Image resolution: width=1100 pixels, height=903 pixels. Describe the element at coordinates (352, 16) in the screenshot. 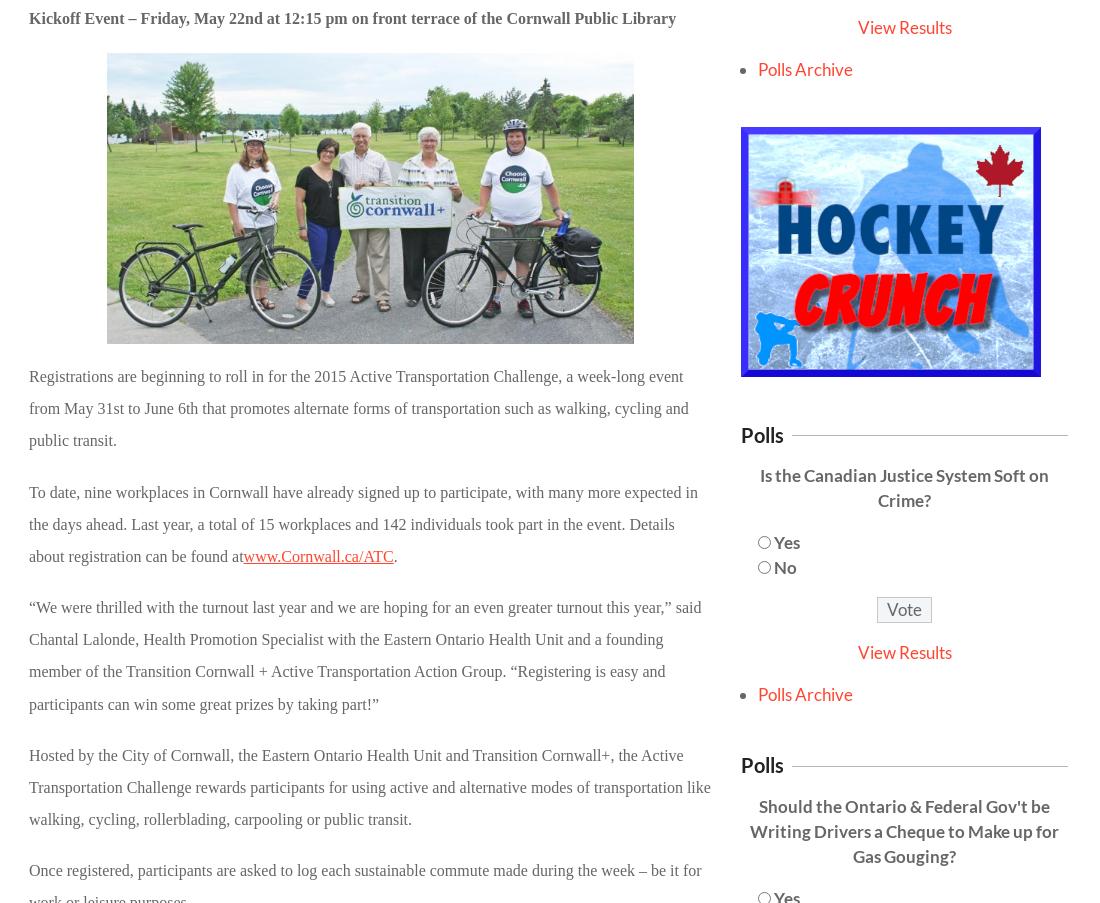

I see `'Kickoff Event – Friday, May 22nd at 12:15 pm on front terrace of the Cornwall Public Library'` at that location.